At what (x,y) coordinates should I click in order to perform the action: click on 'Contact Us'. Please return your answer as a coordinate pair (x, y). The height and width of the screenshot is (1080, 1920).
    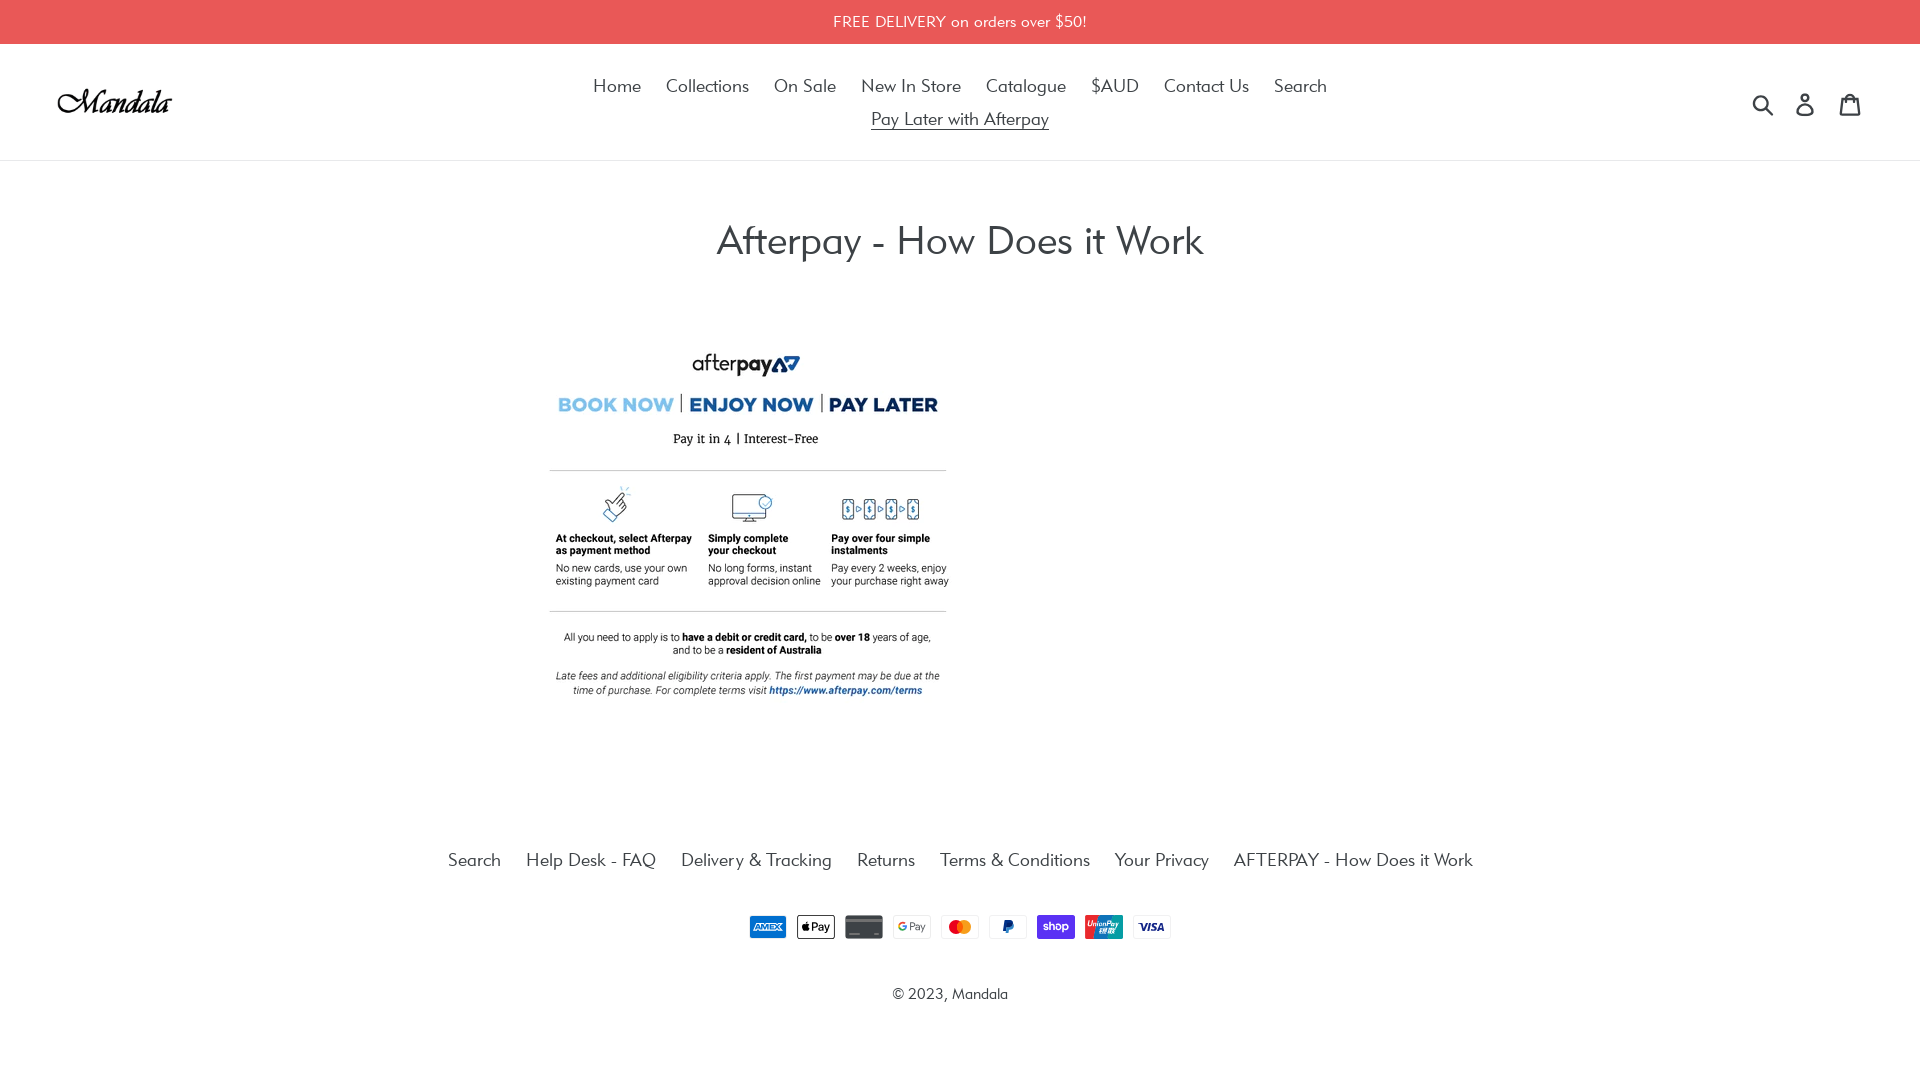
    Looking at the image, I should click on (1205, 84).